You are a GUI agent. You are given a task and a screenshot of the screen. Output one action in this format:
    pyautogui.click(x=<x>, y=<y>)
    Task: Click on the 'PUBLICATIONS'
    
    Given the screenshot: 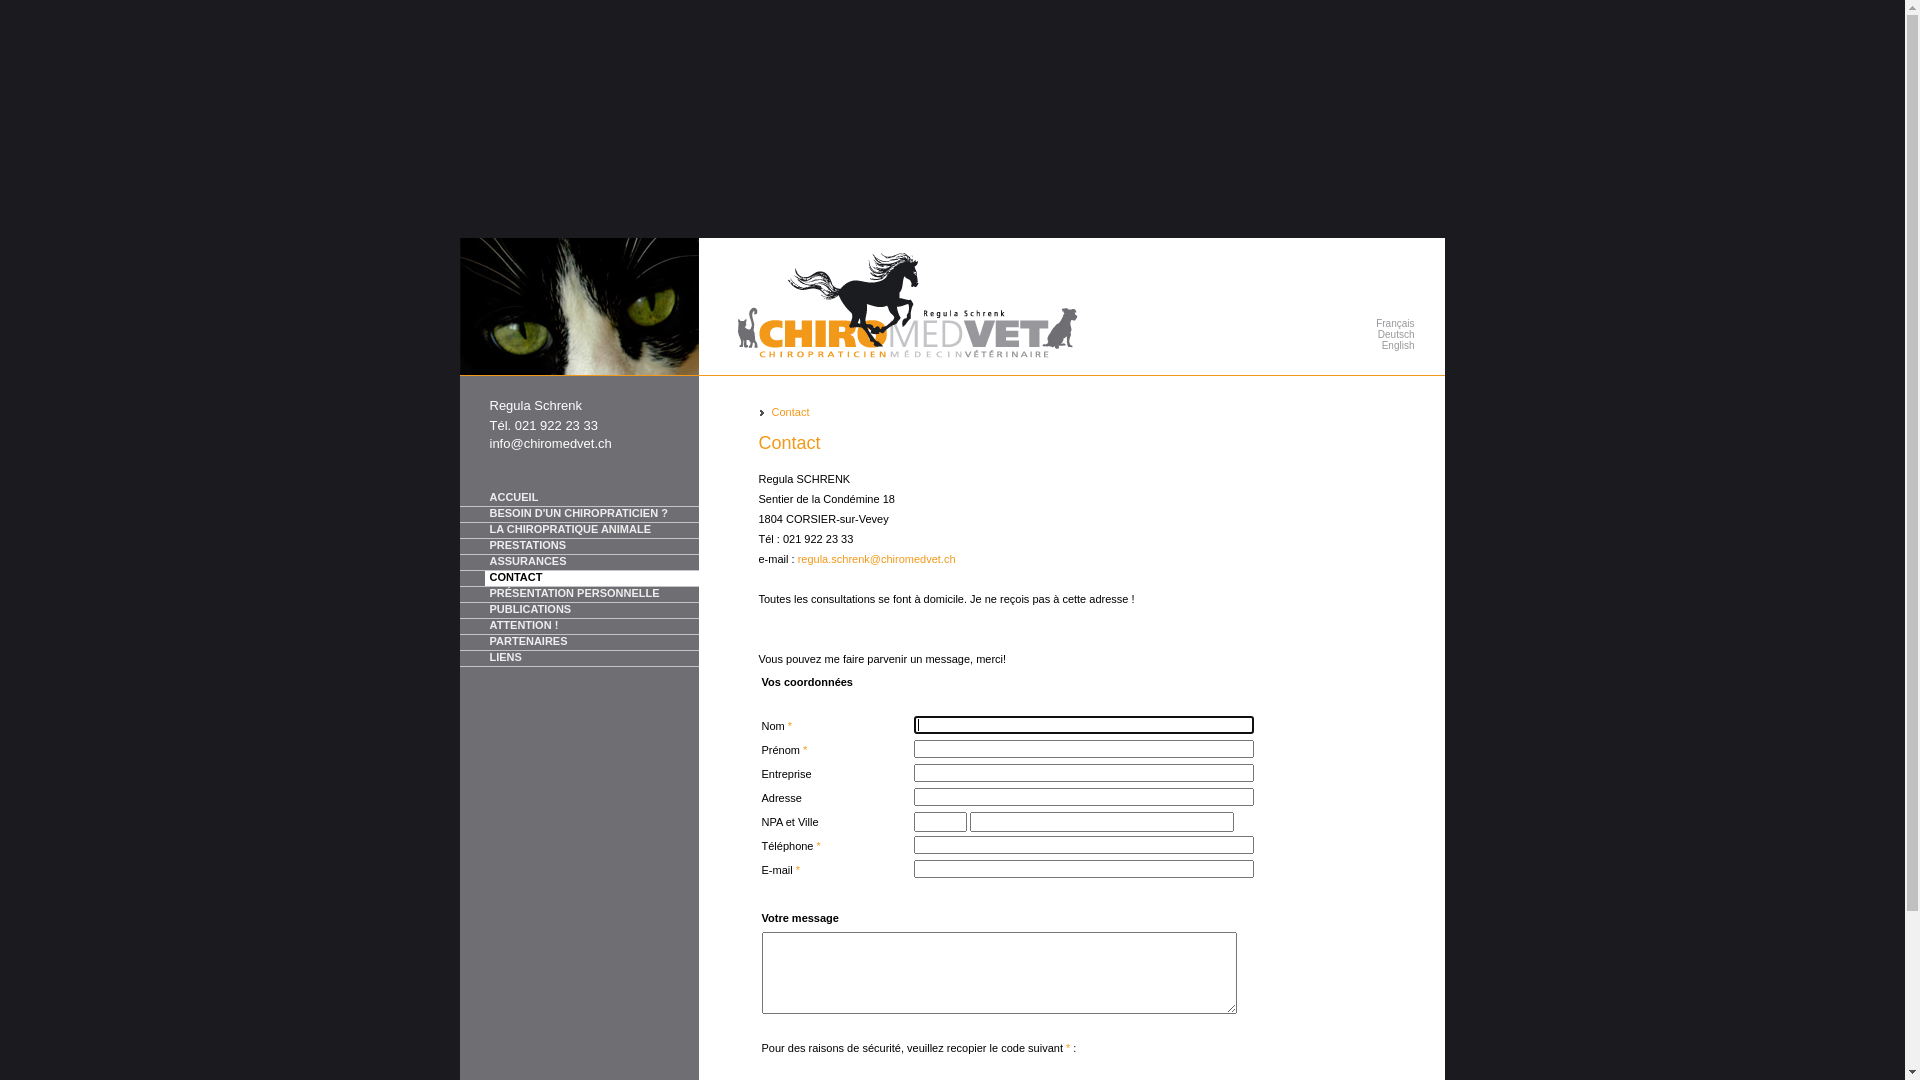 What is the action you would take?
    pyautogui.click(x=589, y=609)
    